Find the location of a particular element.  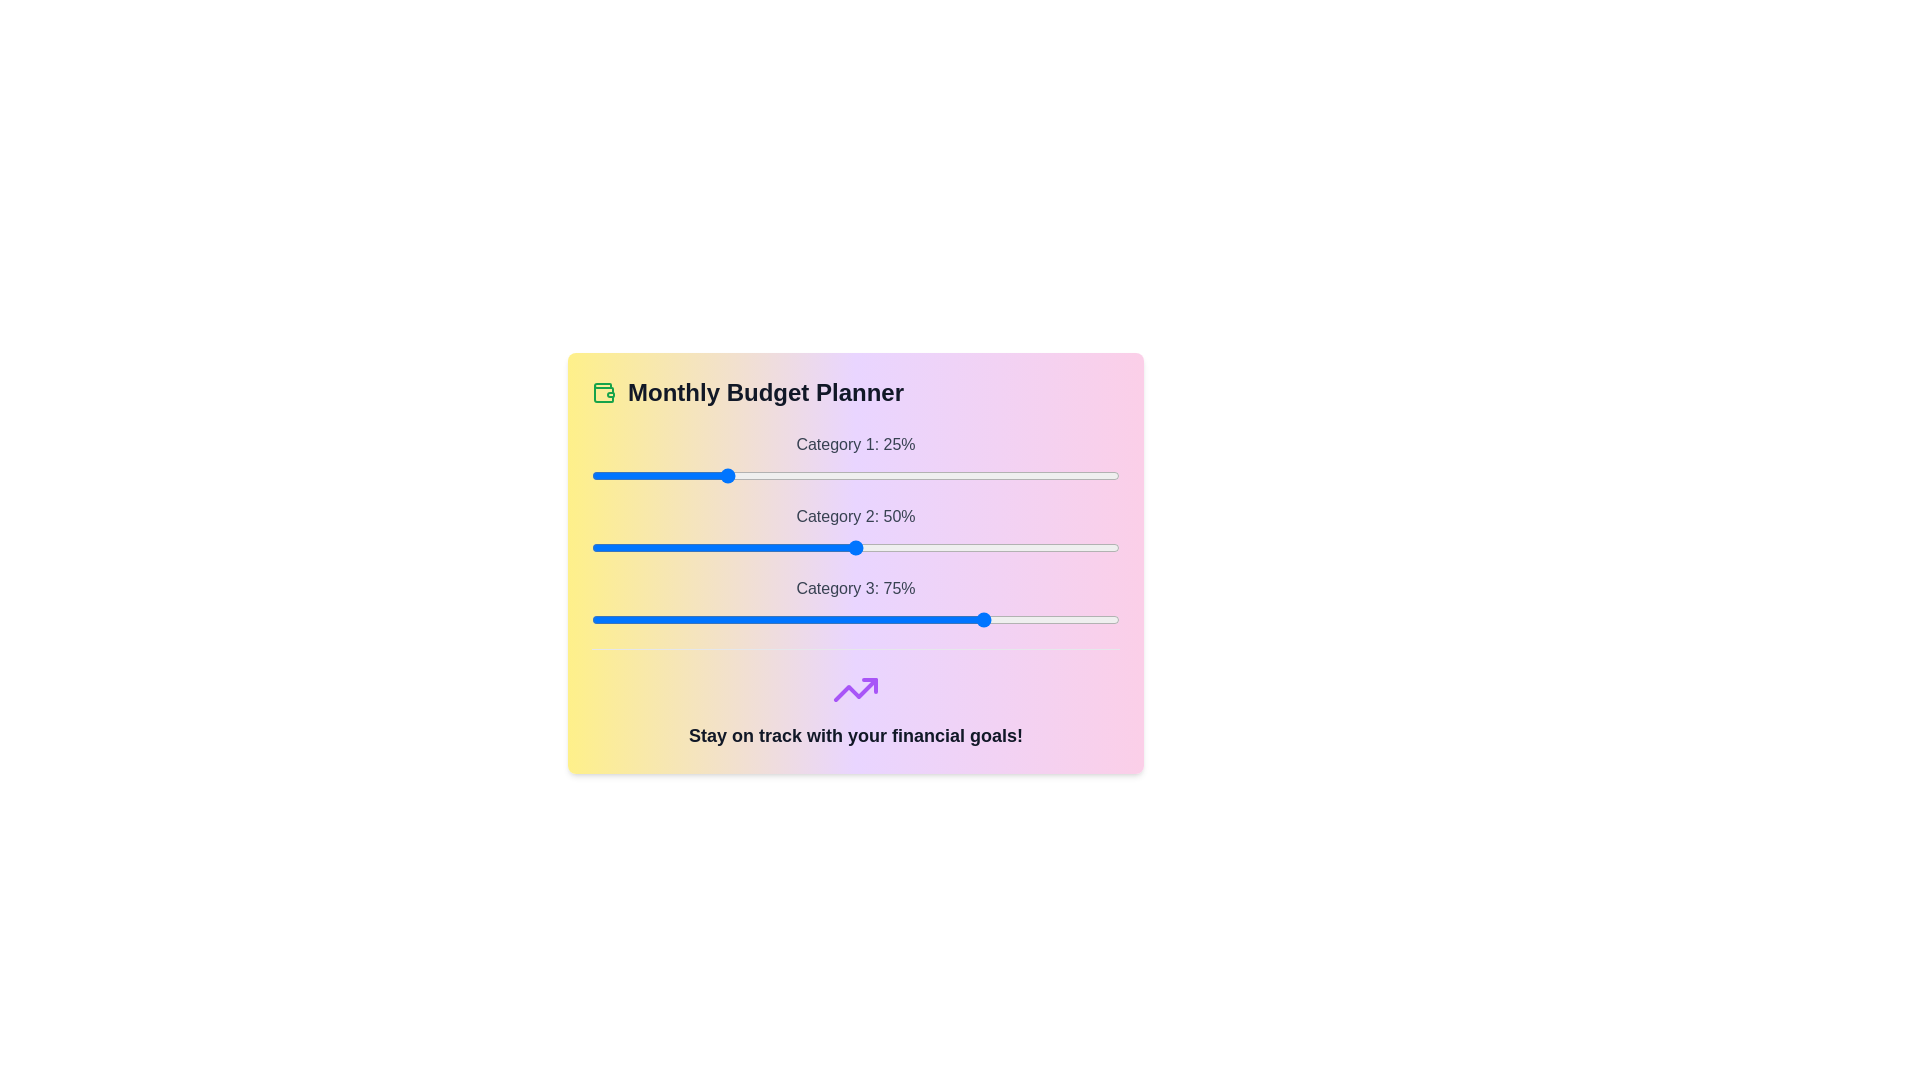

the slider for Category 2 to 47% is located at coordinates (840, 547).